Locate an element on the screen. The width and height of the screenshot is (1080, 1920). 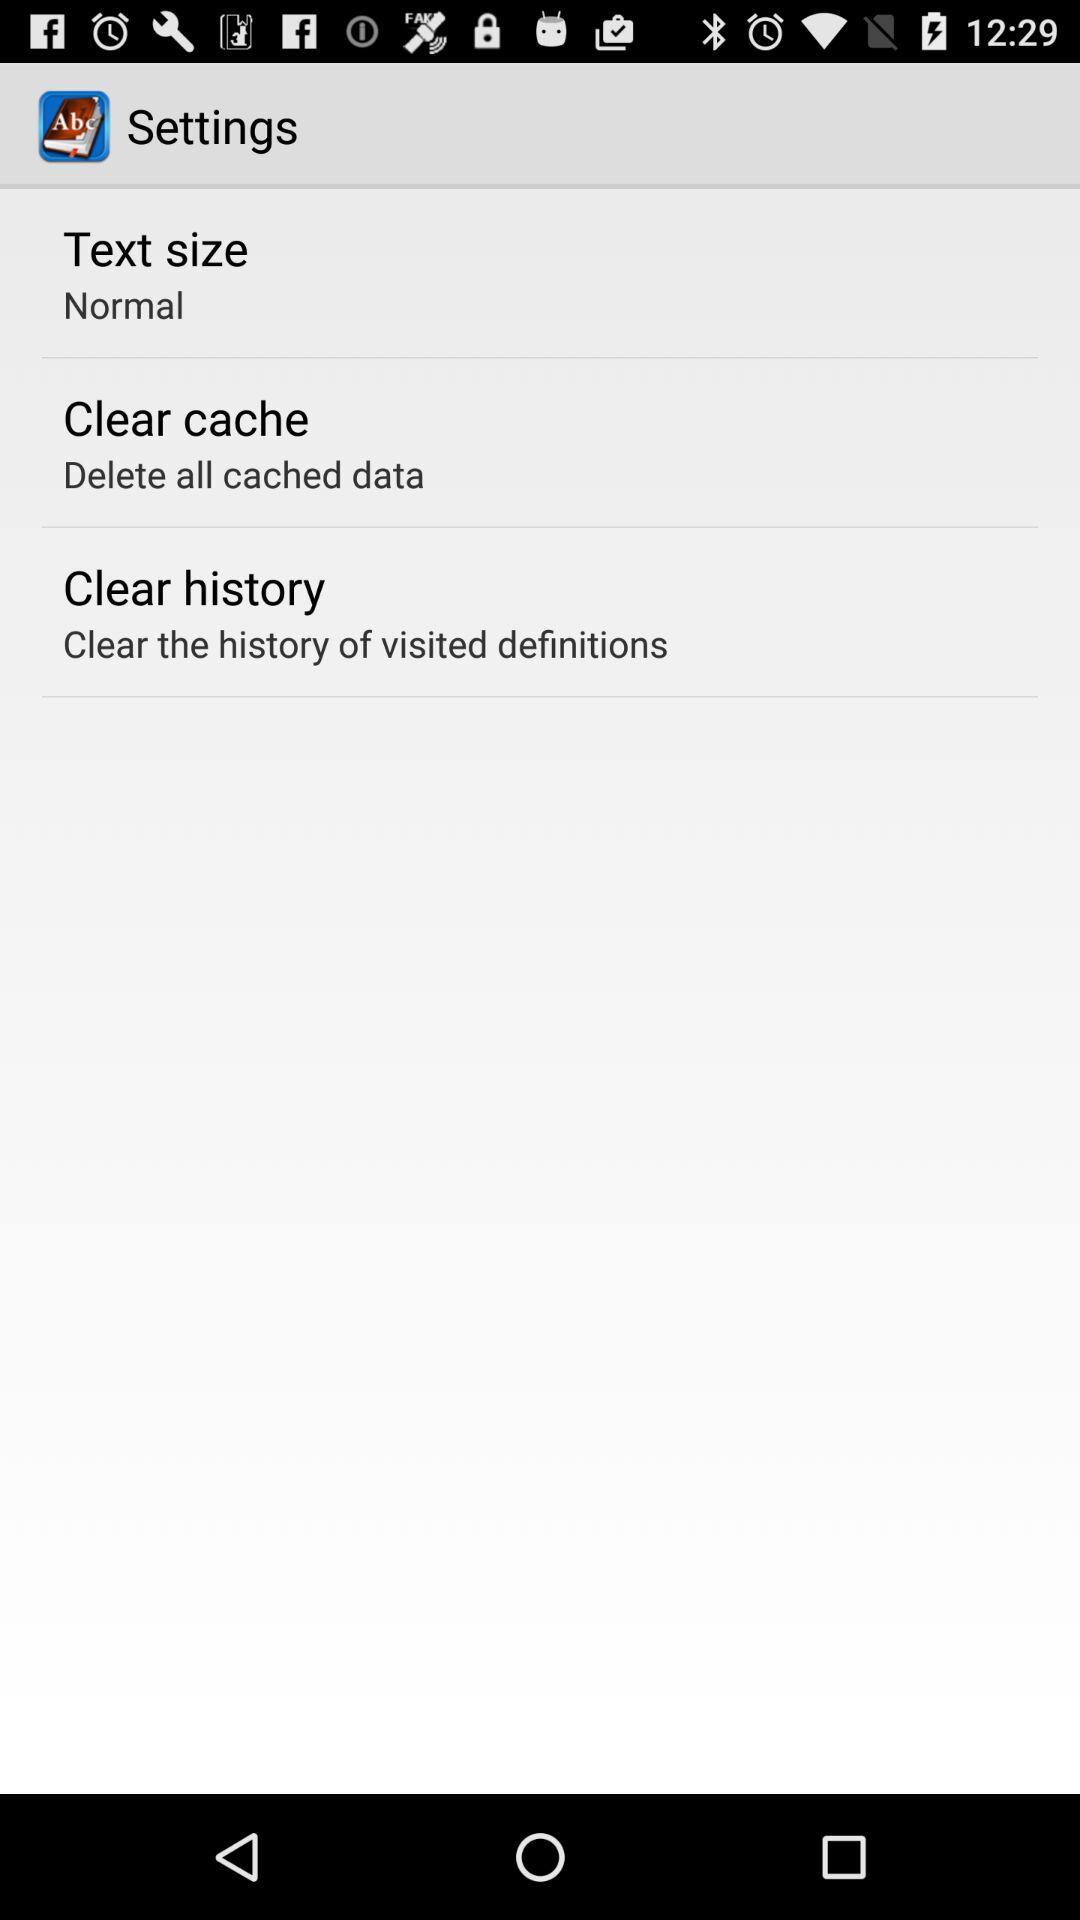
app above the normal is located at coordinates (154, 246).